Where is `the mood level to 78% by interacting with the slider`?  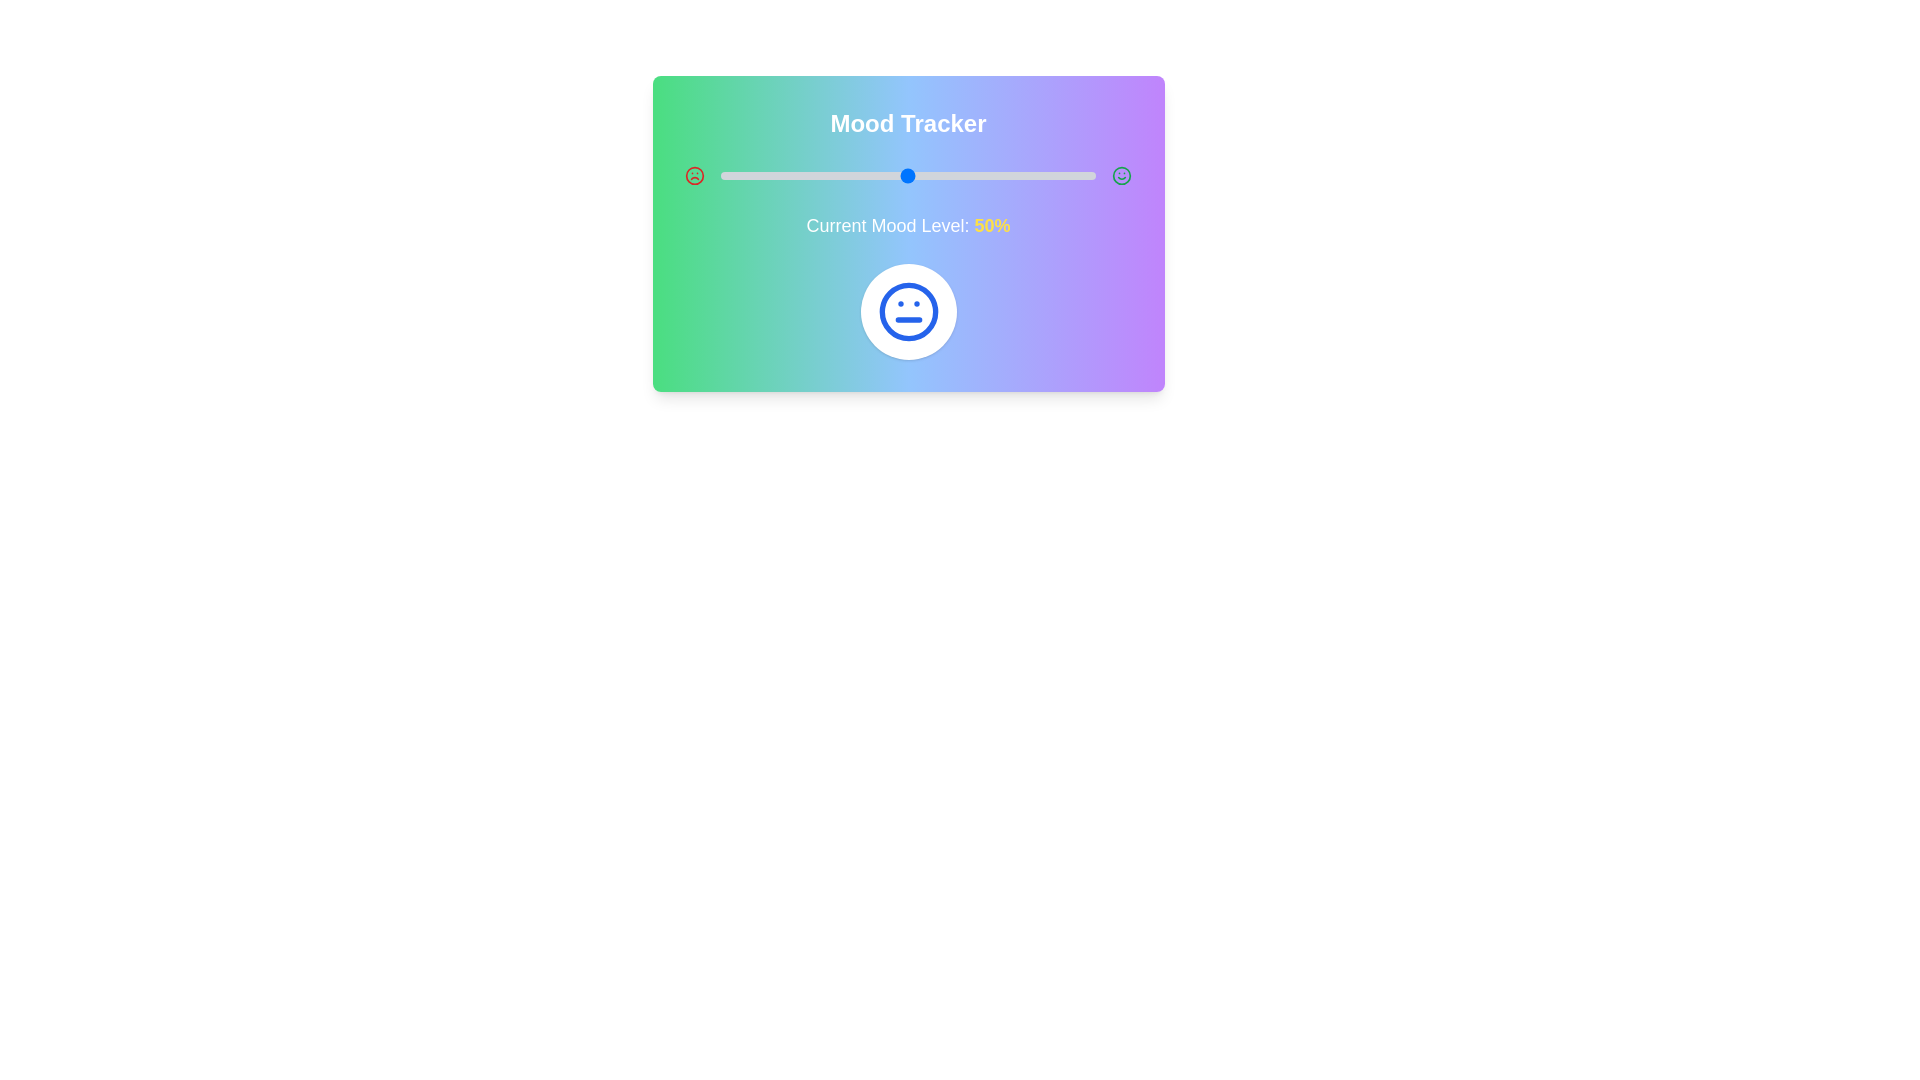
the mood level to 78% by interacting with the slider is located at coordinates (1013, 175).